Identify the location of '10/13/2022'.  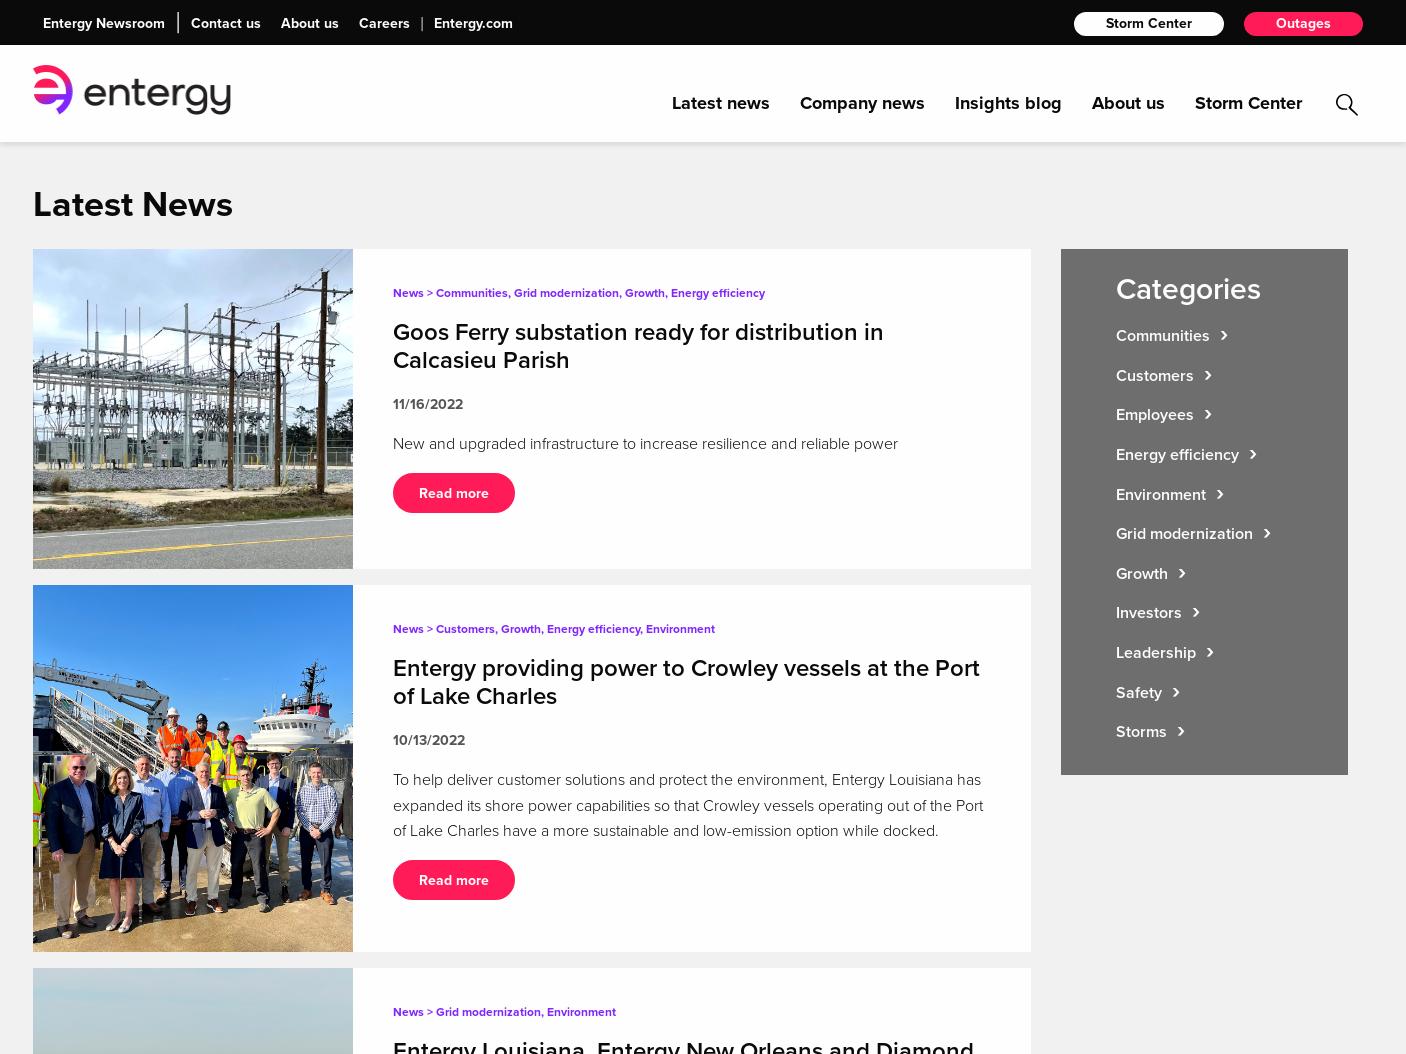
(428, 740).